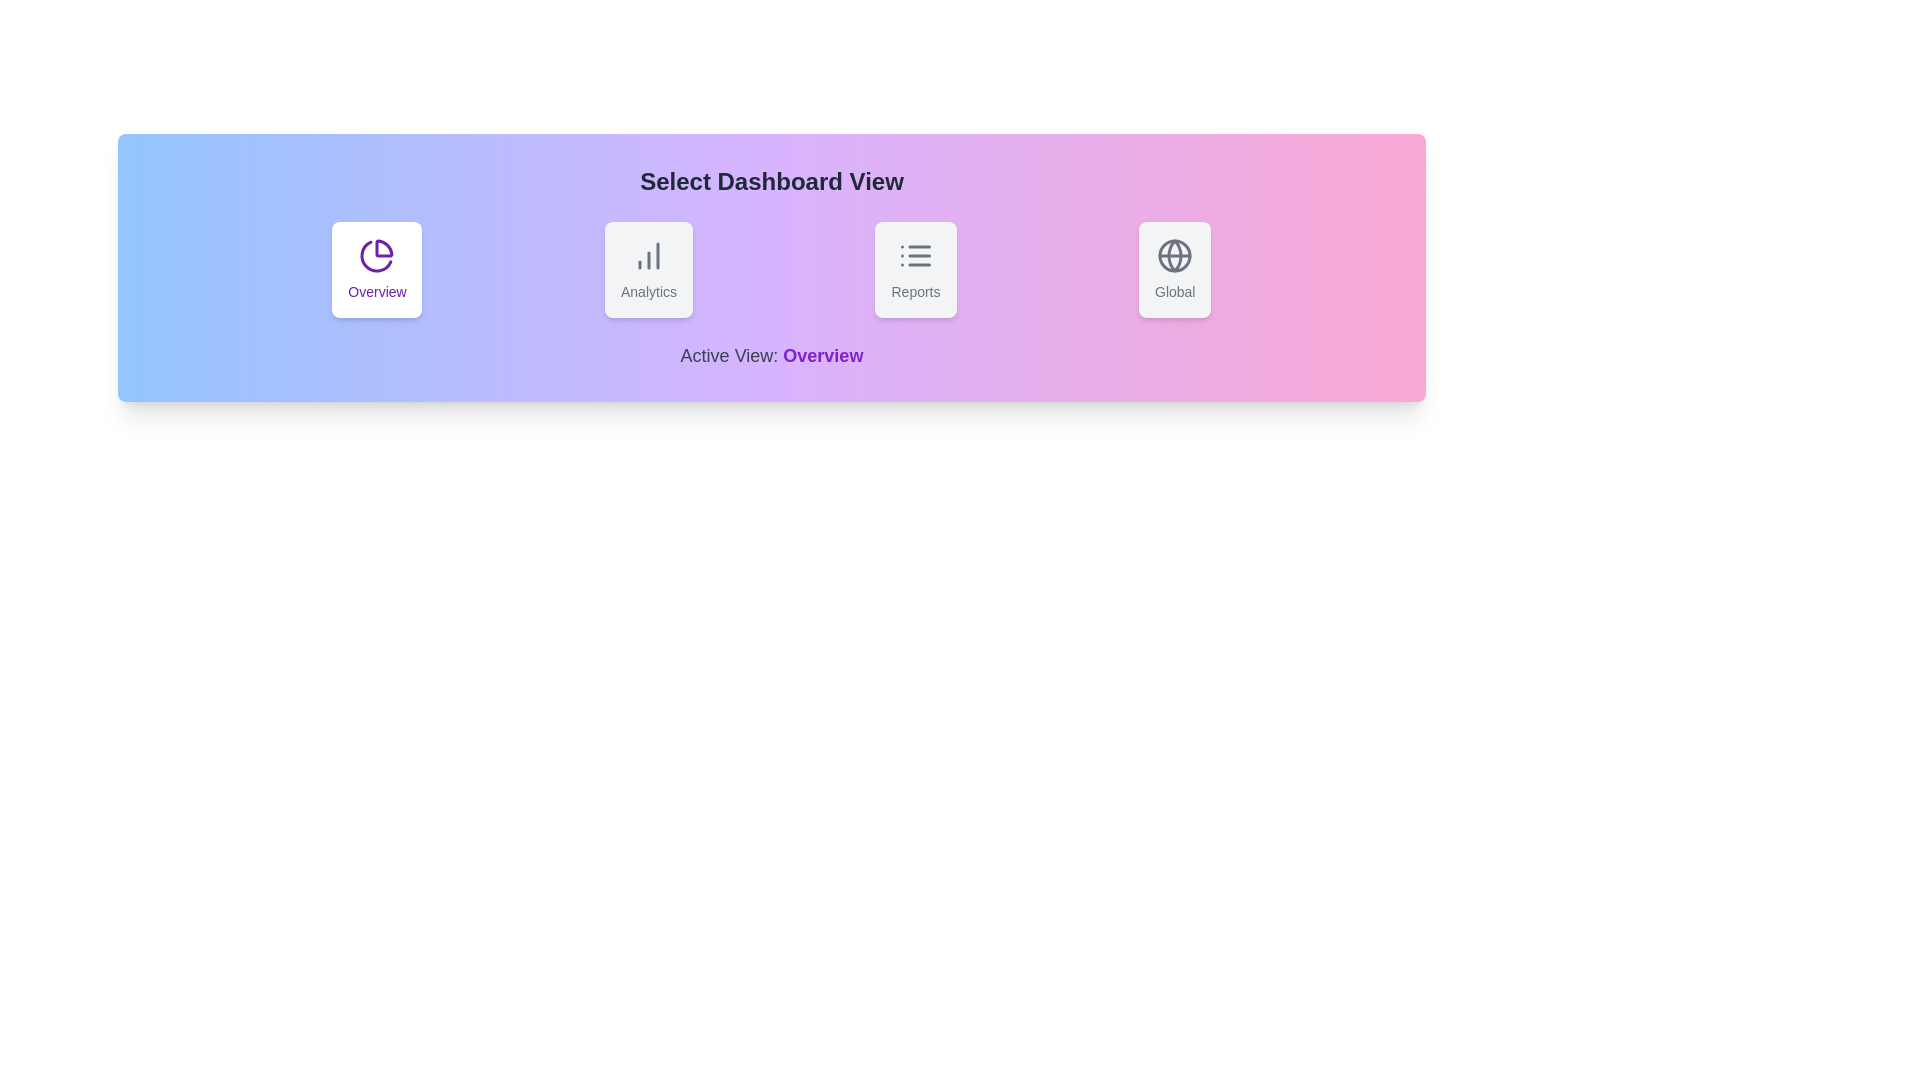 The image size is (1920, 1080). What do you see at coordinates (648, 270) in the screenshot?
I see `the button labeled Analytics to switch the active dashboard view` at bounding box center [648, 270].